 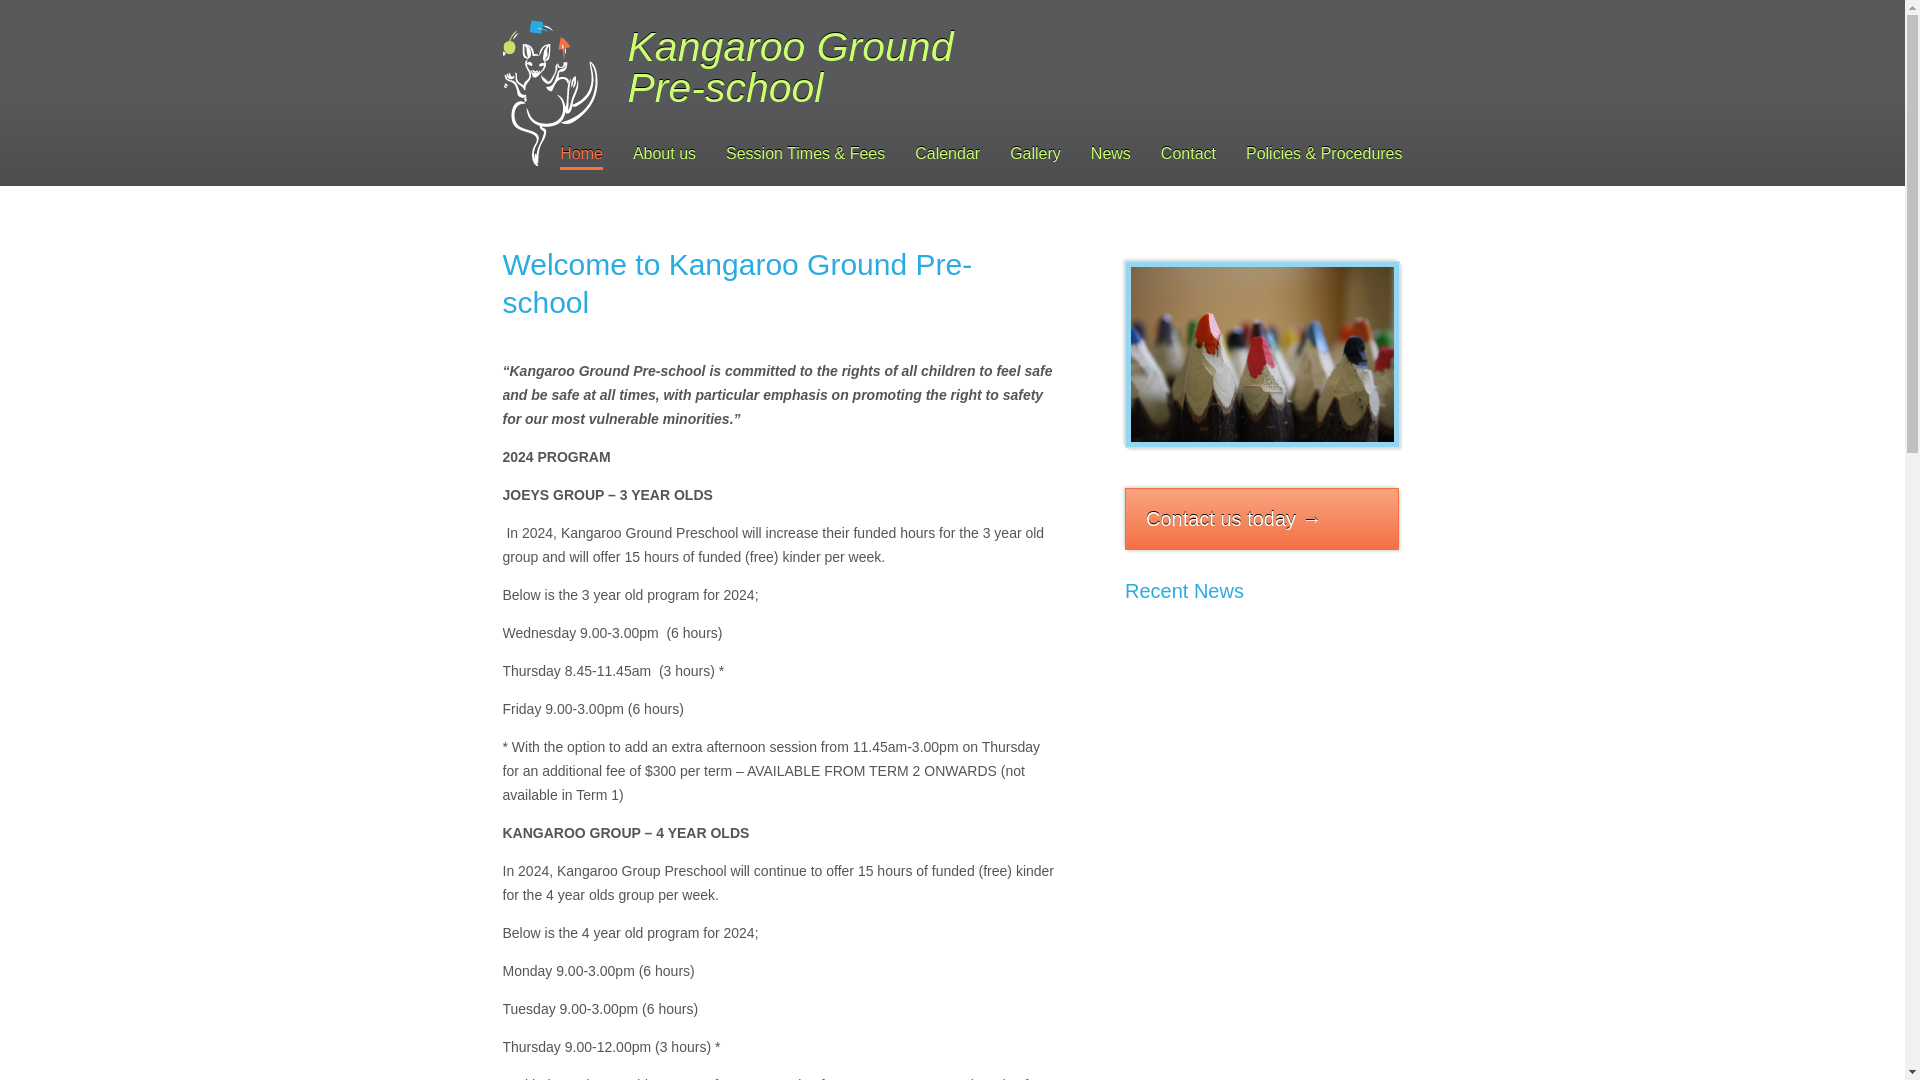 What do you see at coordinates (1188, 154) in the screenshot?
I see `'Contact'` at bounding box center [1188, 154].